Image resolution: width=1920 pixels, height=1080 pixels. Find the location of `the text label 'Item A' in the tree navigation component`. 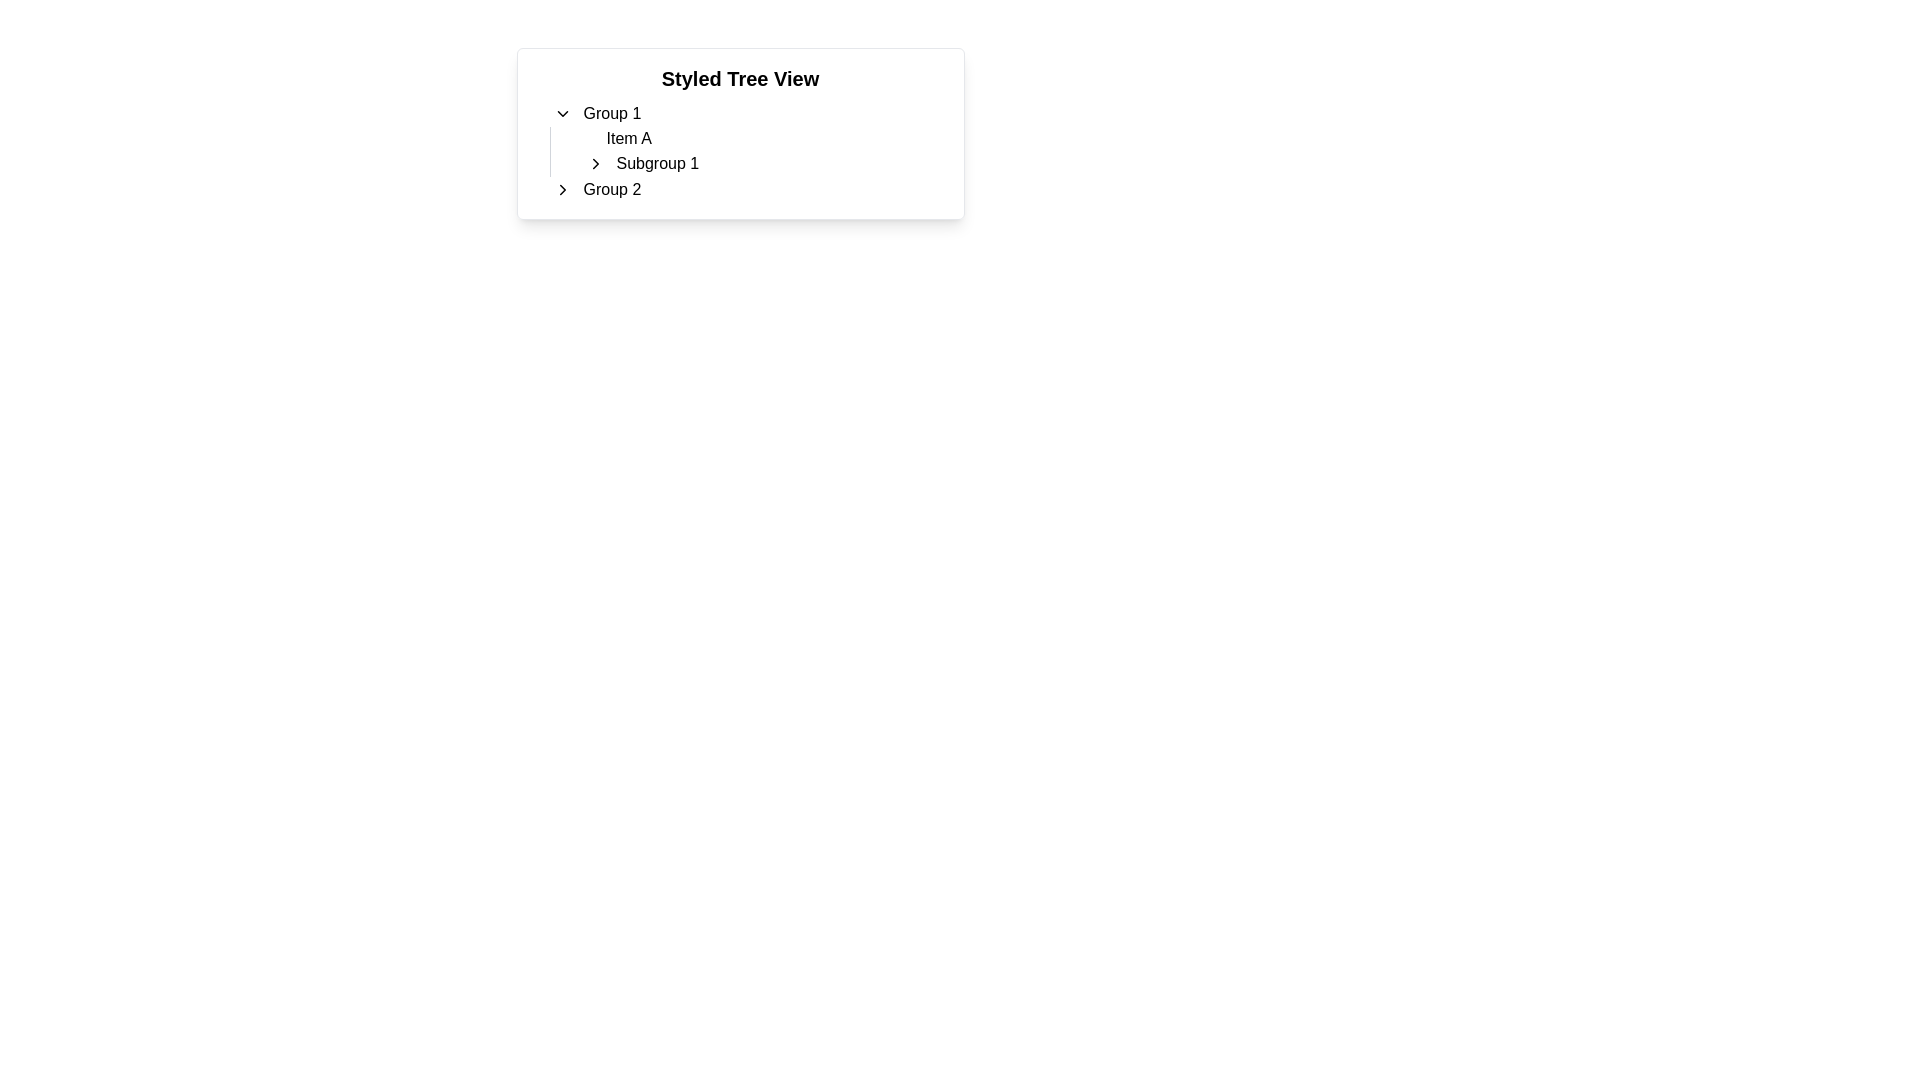

the text label 'Item A' in the tree navigation component is located at coordinates (627, 137).